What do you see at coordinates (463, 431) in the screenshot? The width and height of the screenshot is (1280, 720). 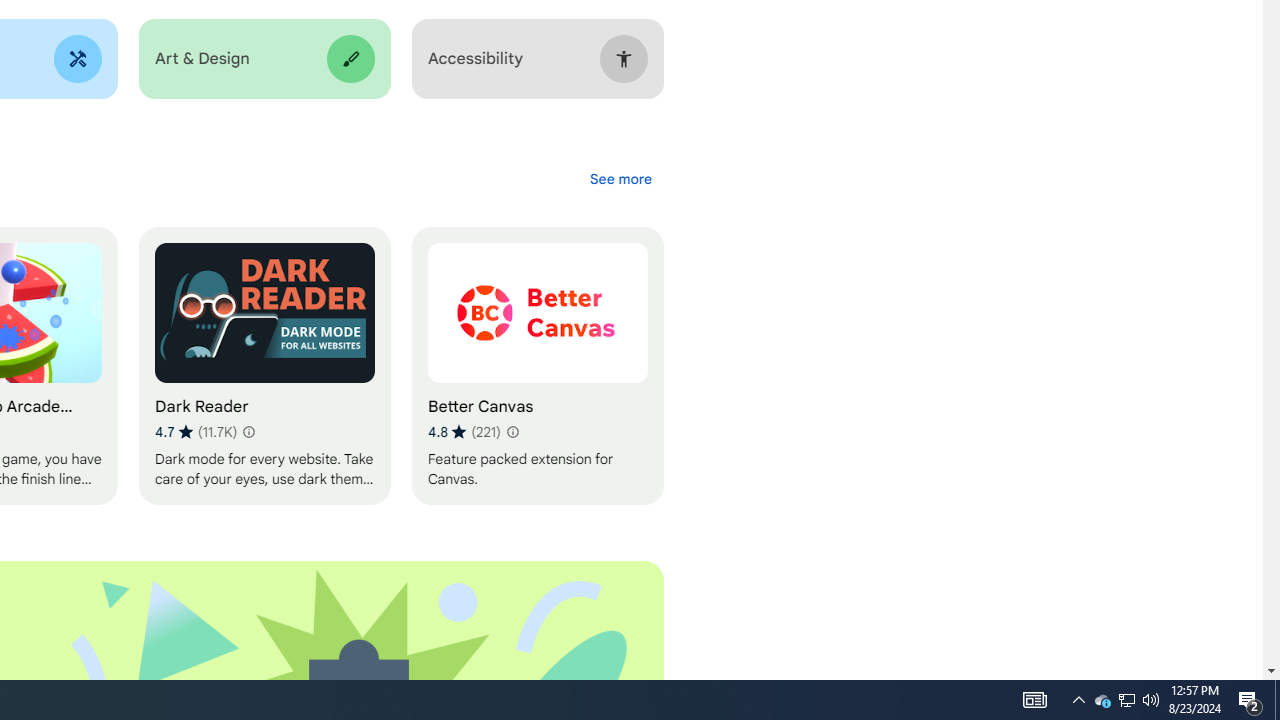 I see `'Average rating 4.8 out of 5 stars. 221 ratings.'` at bounding box center [463, 431].